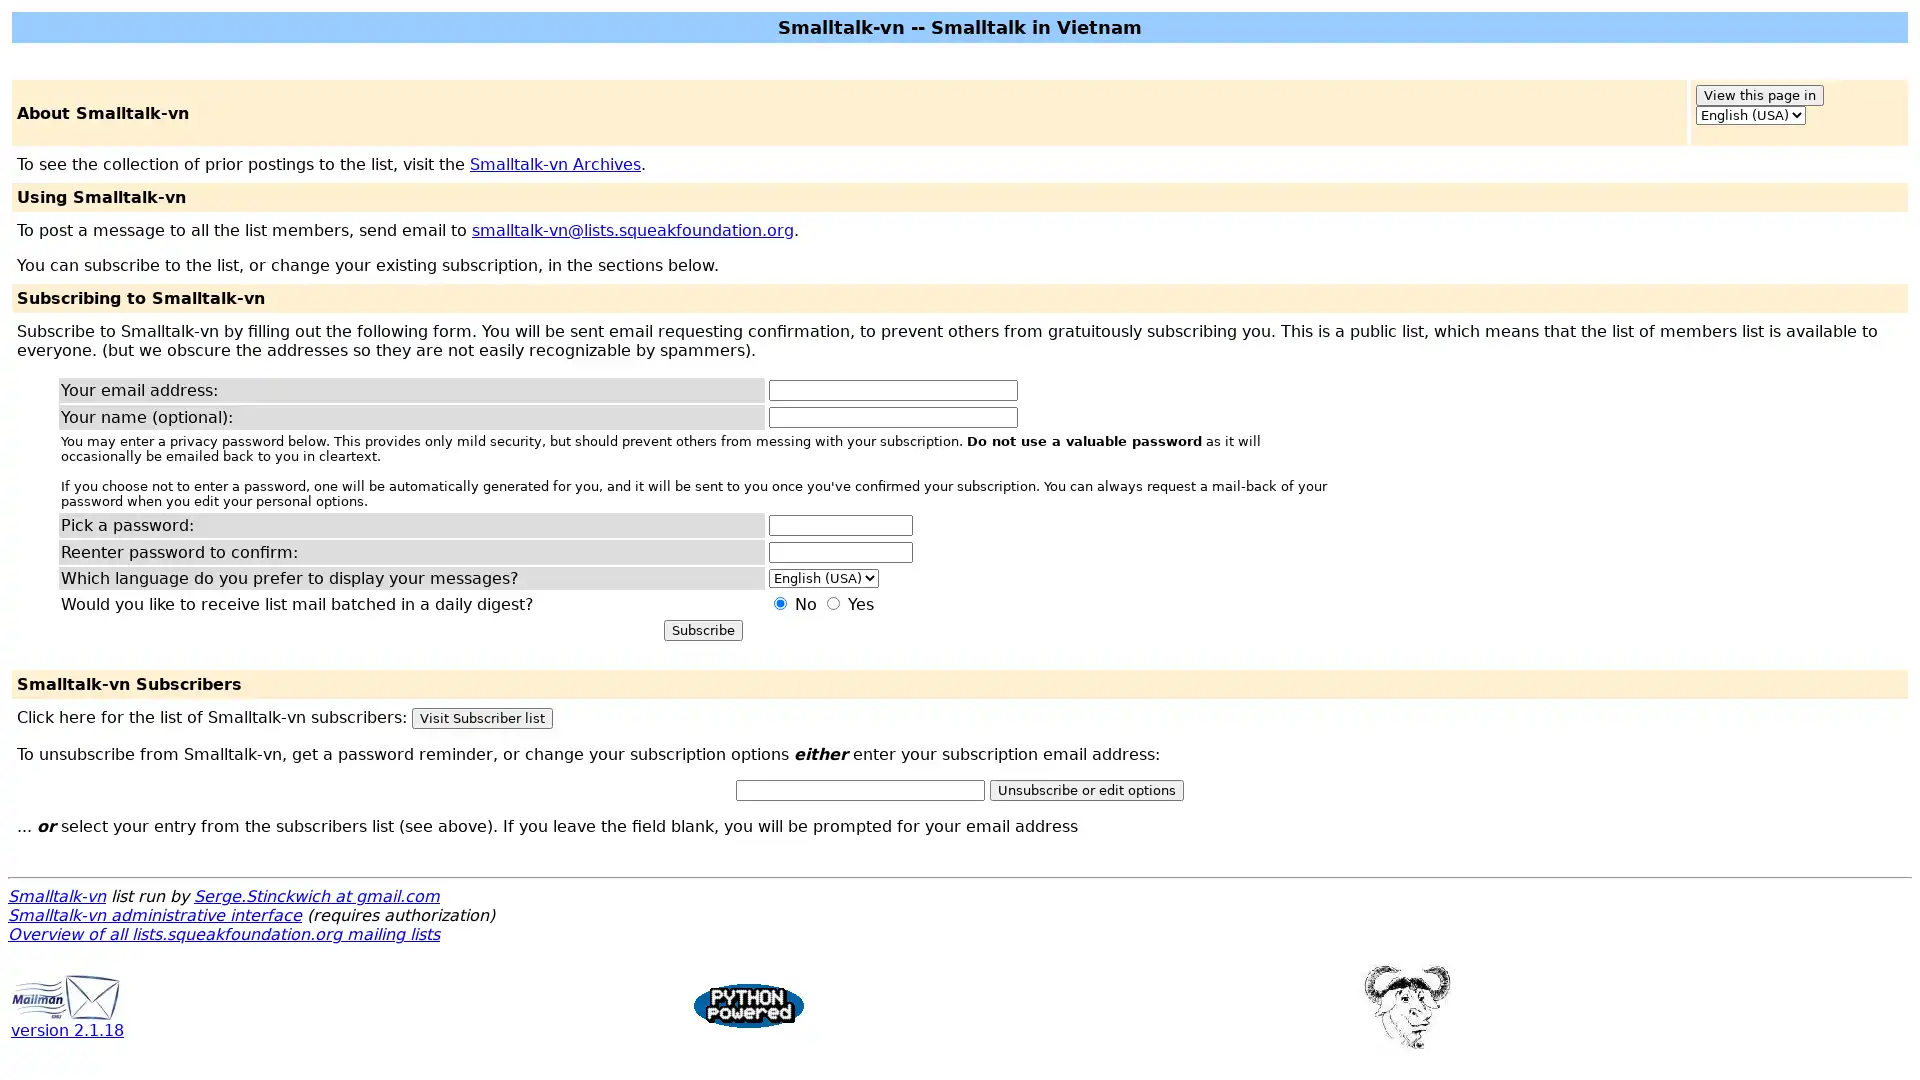  What do you see at coordinates (1085, 789) in the screenshot?
I see `Unsubscribe or edit options` at bounding box center [1085, 789].